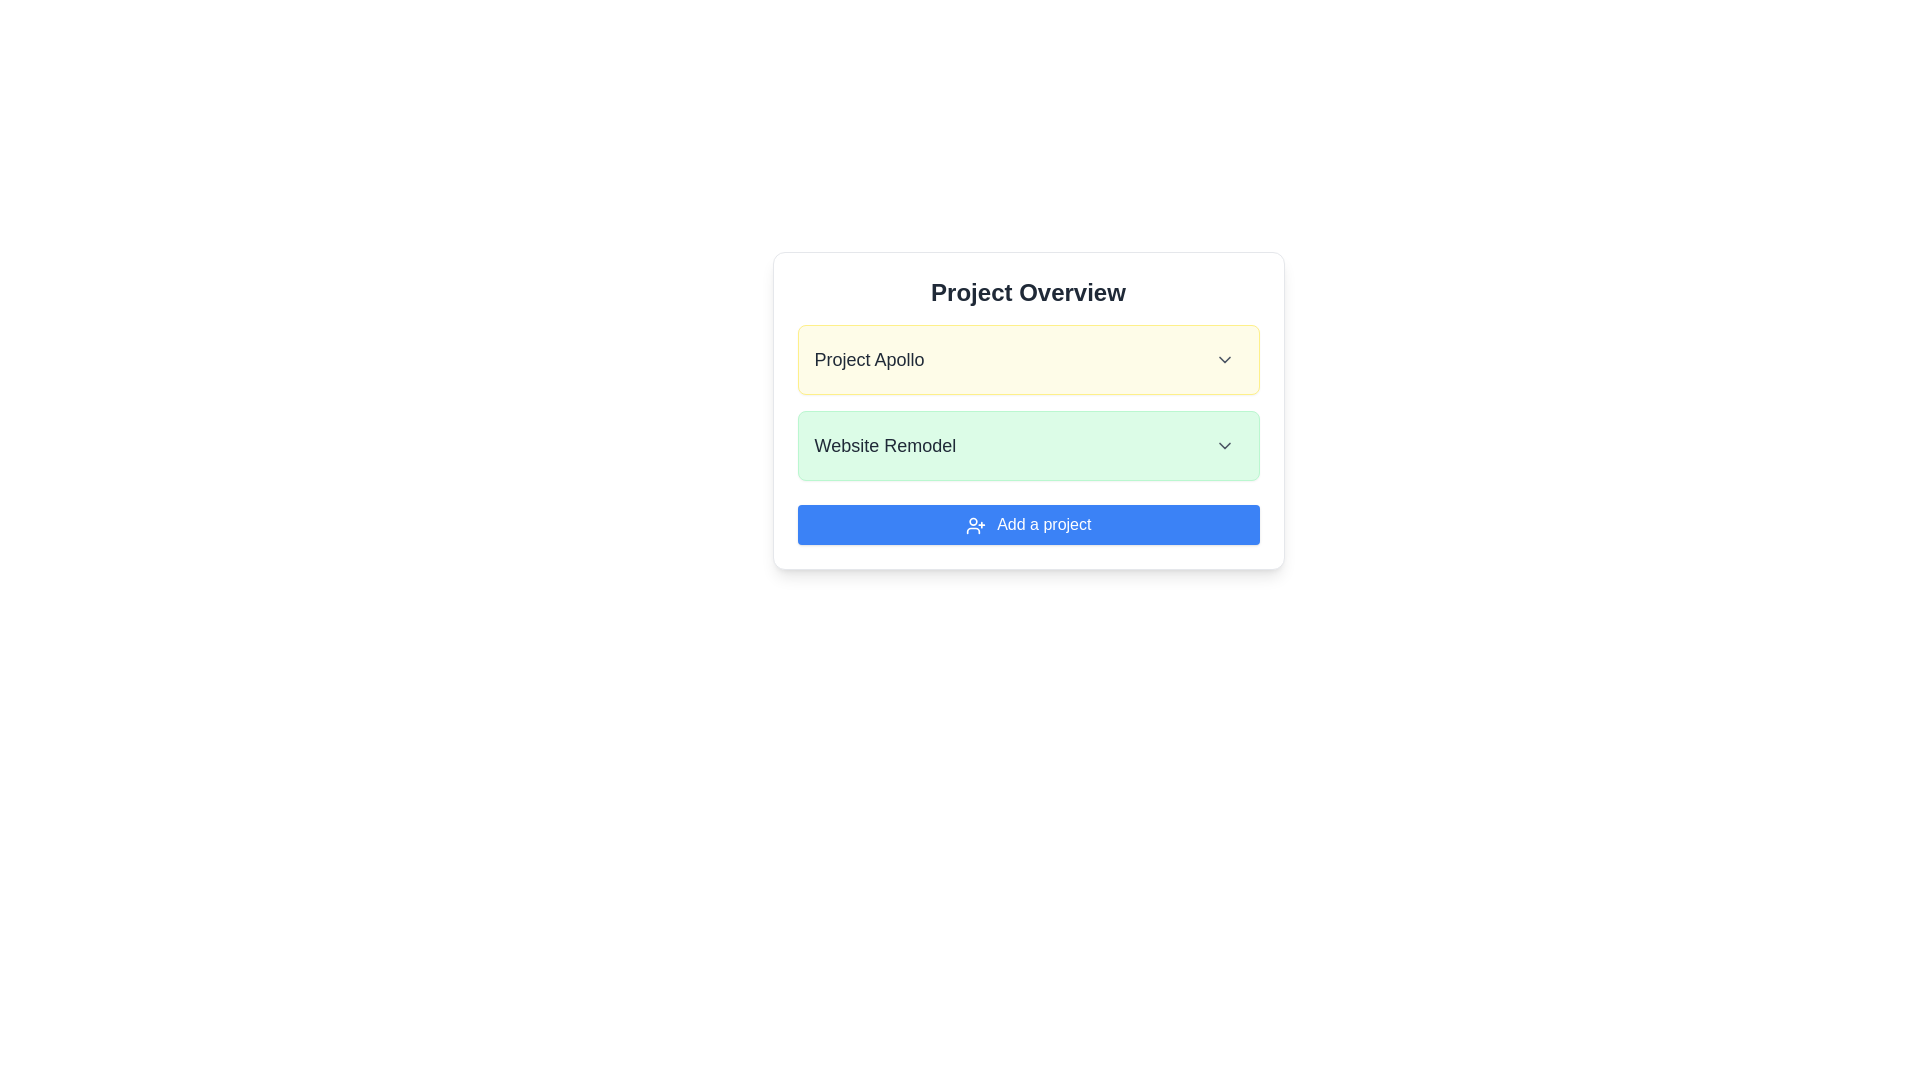 The width and height of the screenshot is (1920, 1080). I want to click on the small triangular icon pointing downwards, which is located on the right side of the yellow-highlighted header labeled 'Project Apollo', so click(1223, 358).